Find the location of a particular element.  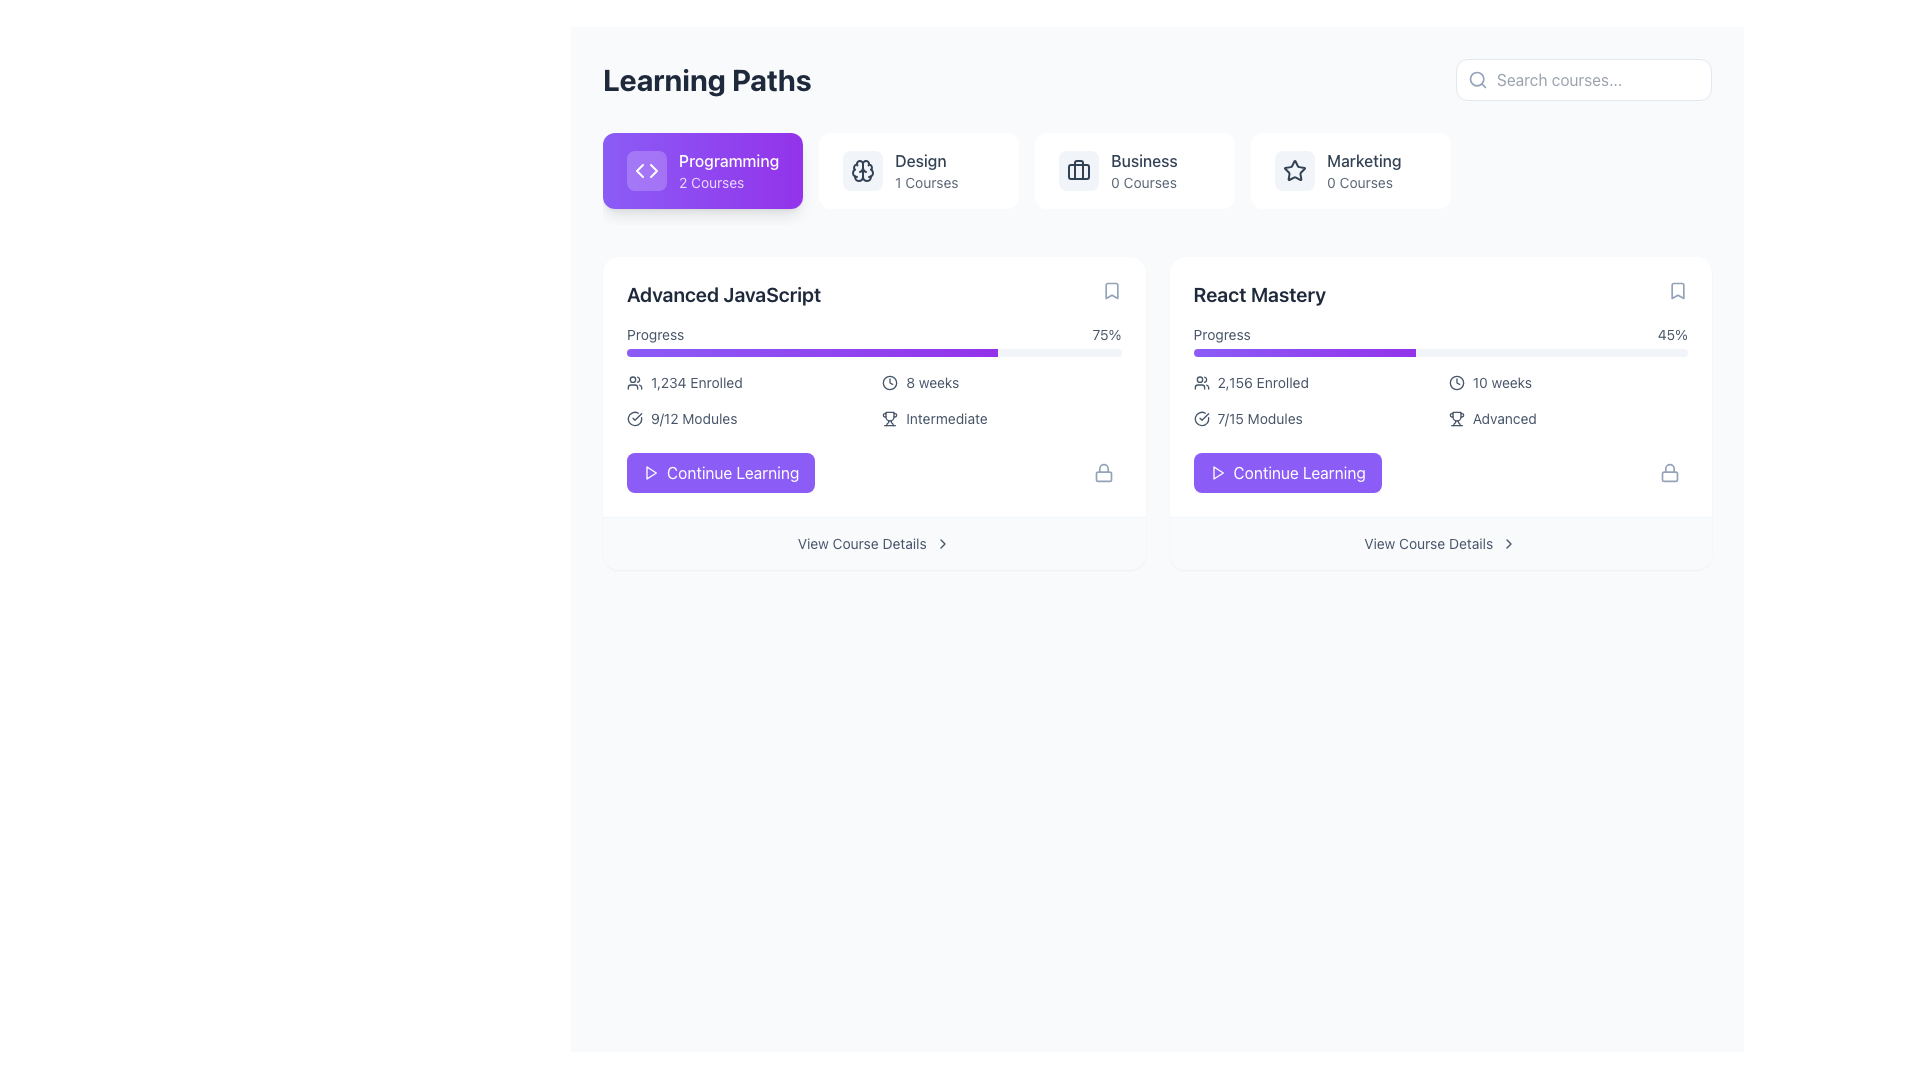

the small circular icon with a check mark inside, which is located to the immediate left of the text '7/15 Modules' within the 'React Mastery' course card is located at coordinates (1200, 418).